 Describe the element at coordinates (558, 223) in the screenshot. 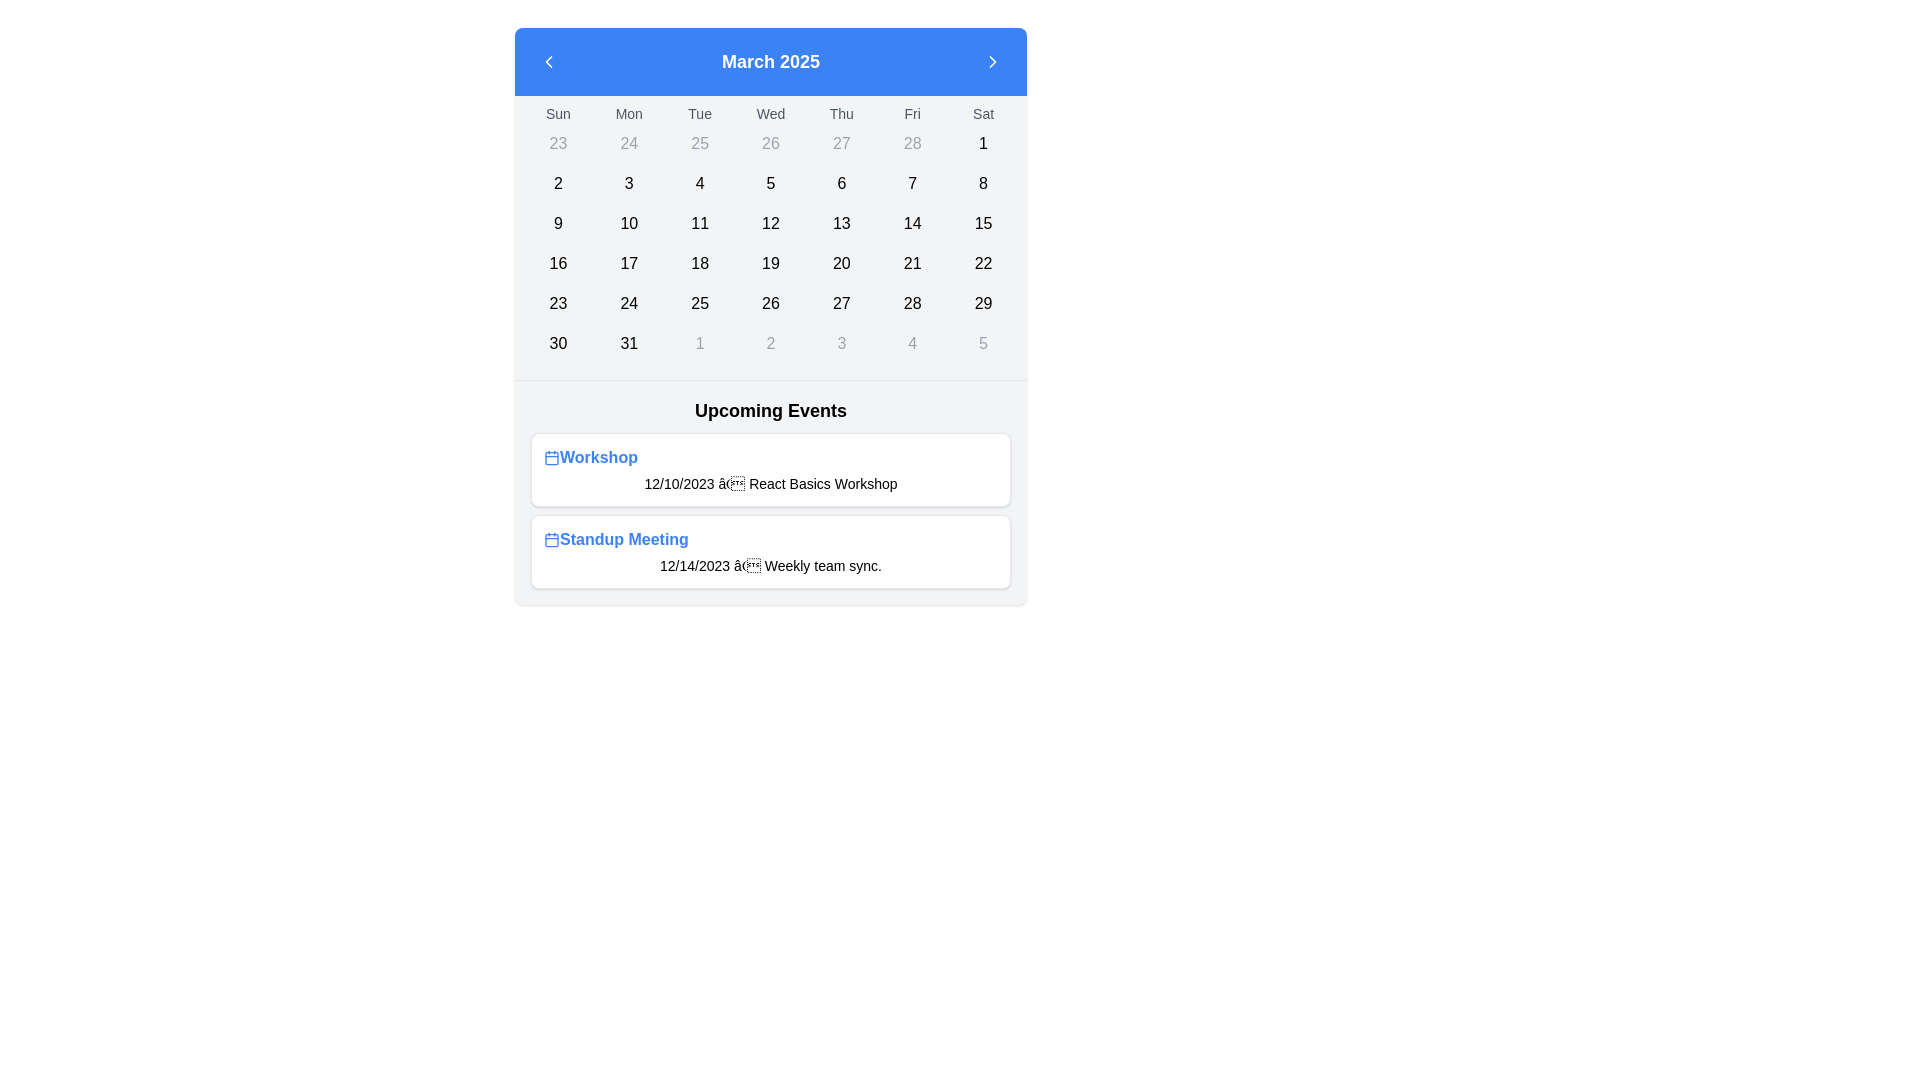

I see `the button representing Sunday, March 9 in the calendar view` at that location.